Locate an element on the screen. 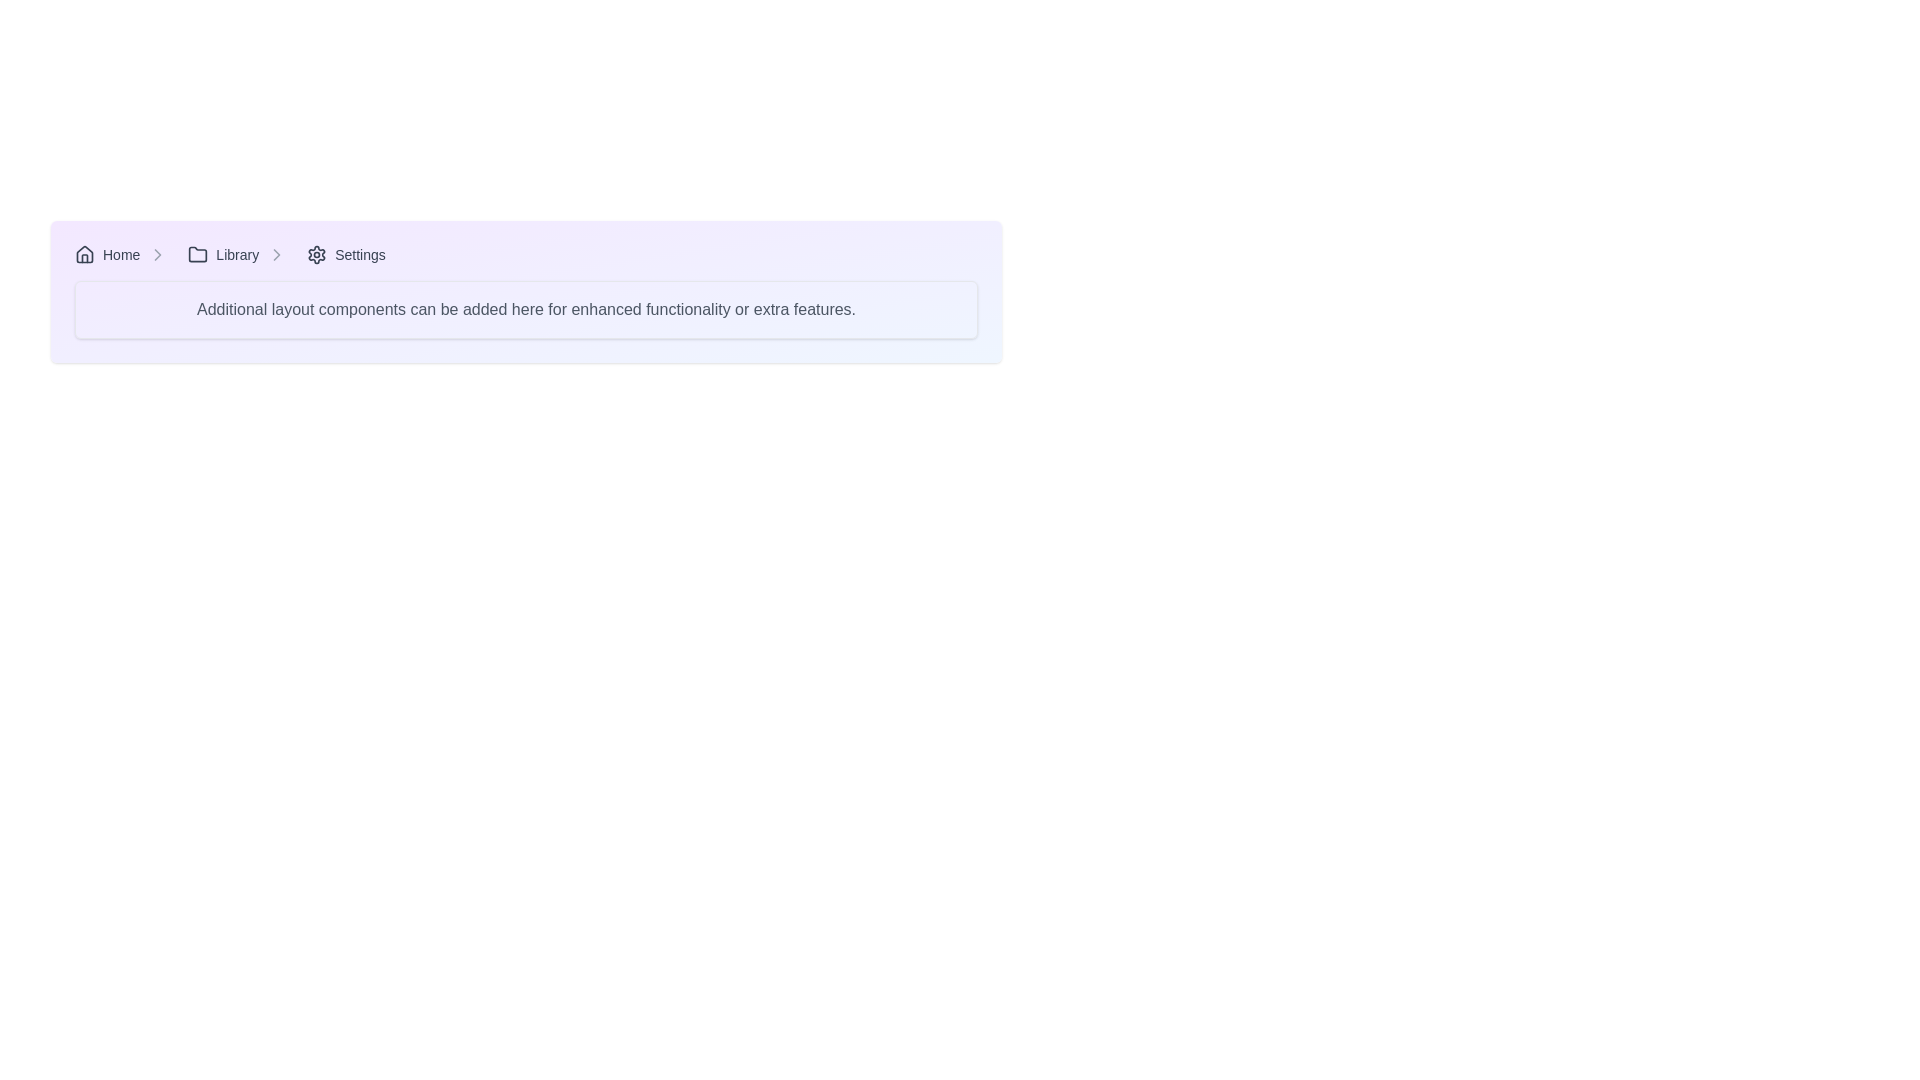  the second item in the breadcrumb navigation bar that links to the 'Library' section is located at coordinates (240, 253).